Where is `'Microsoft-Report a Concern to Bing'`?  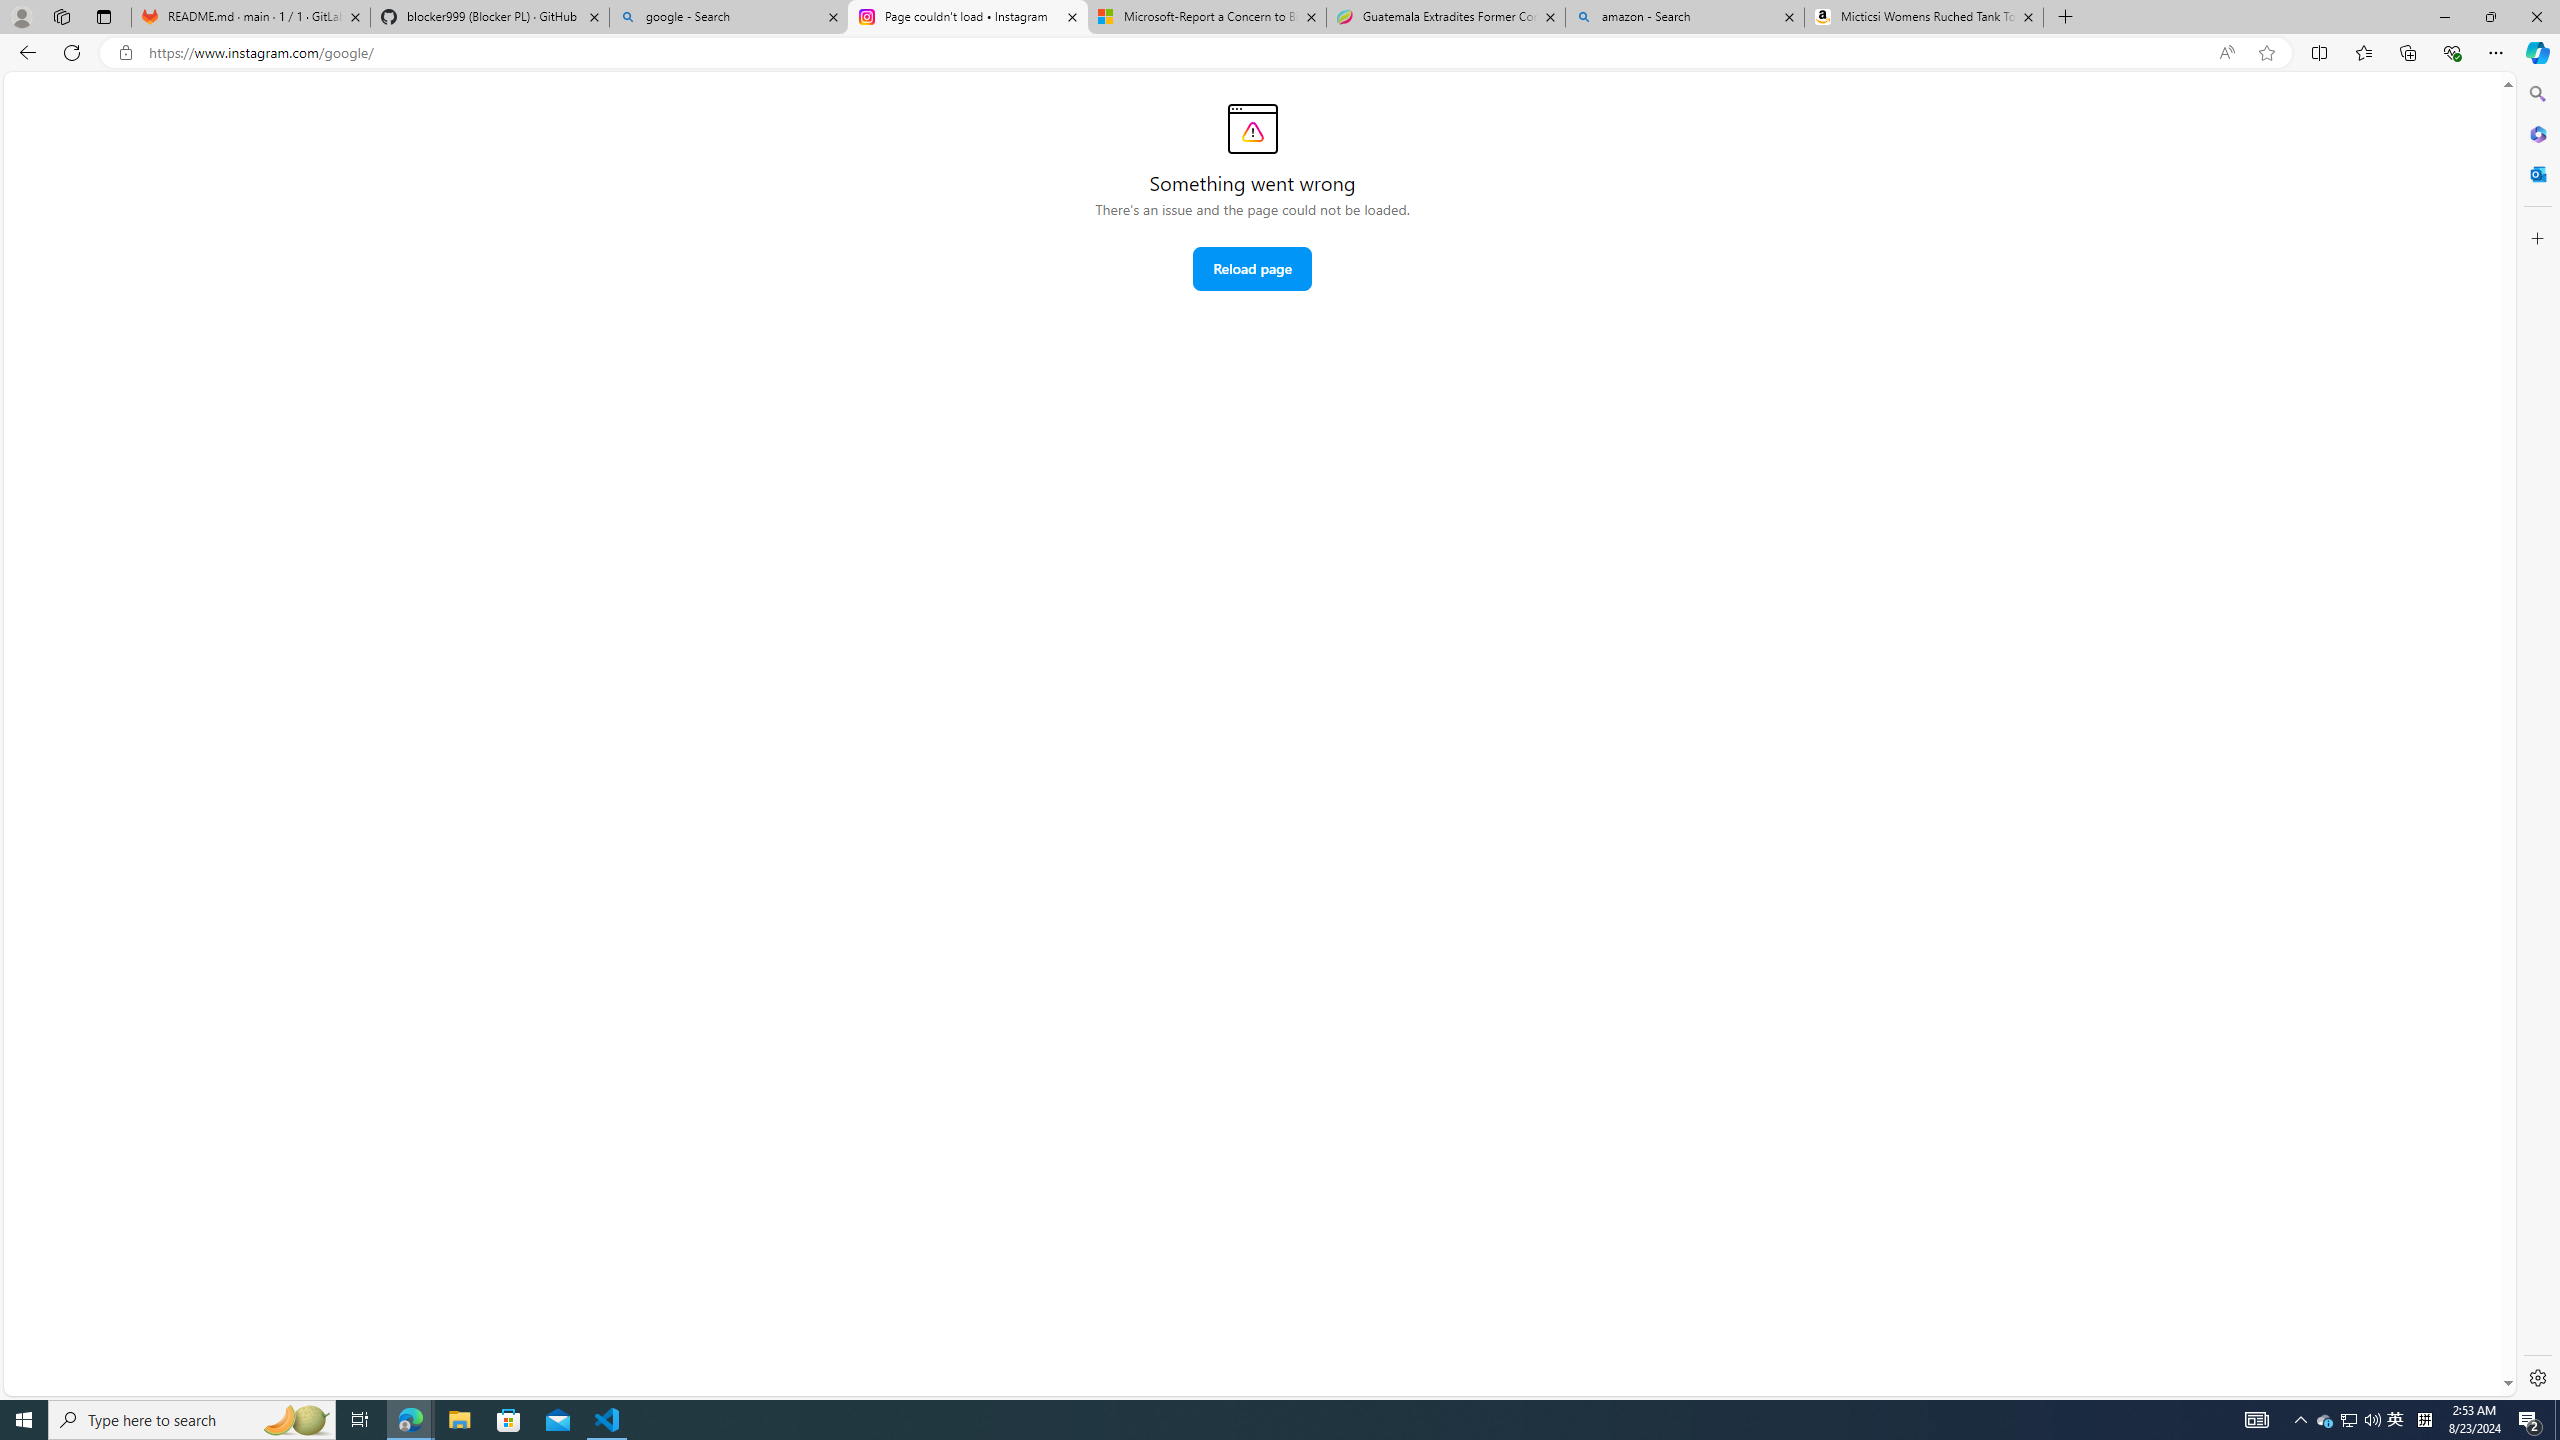
'Microsoft-Report a Concern to Bing' is located at coordinates (1204, 16).